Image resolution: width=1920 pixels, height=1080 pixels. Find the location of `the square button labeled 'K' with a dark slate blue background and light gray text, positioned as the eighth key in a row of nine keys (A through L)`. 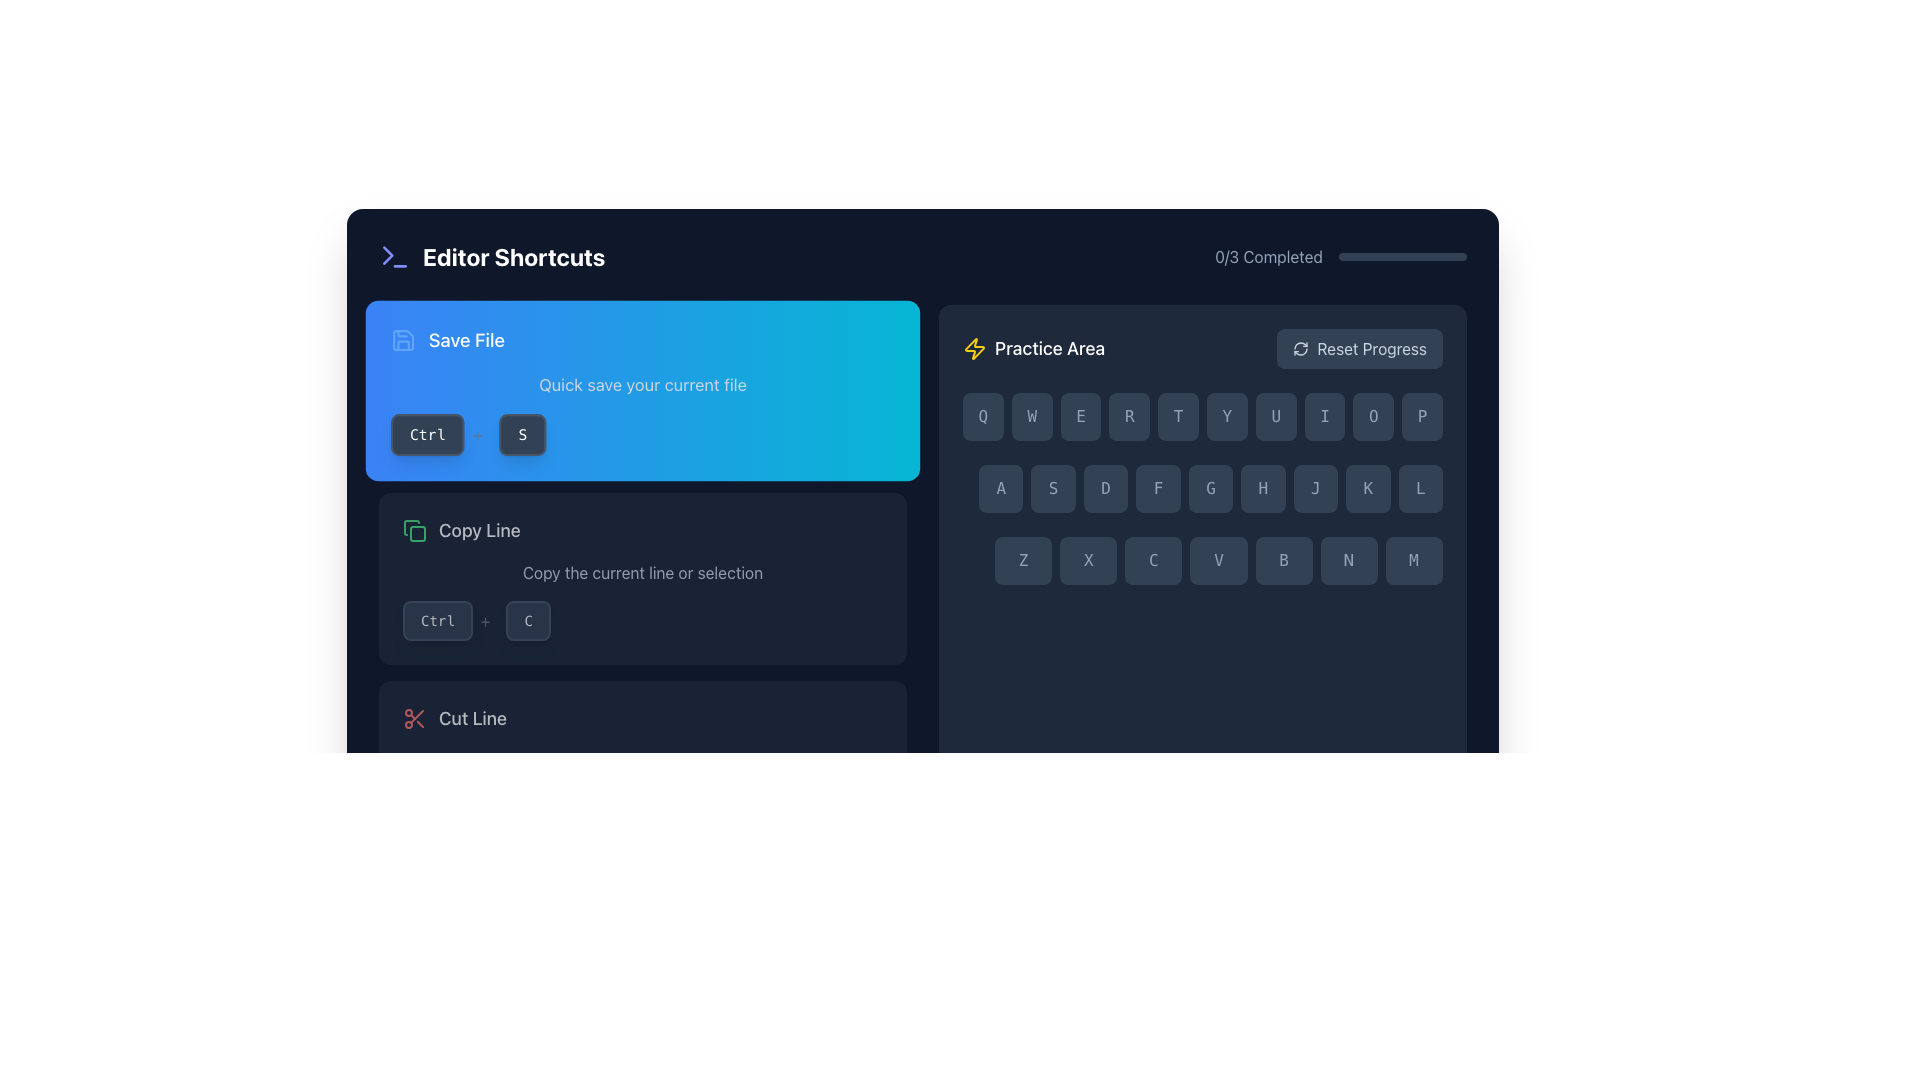

the square button labeled 'K' with a dark slate blue background and light gray text, positioned as the eighth key in a row of nine keys (A through L) is located at coordinates (1367, 489).